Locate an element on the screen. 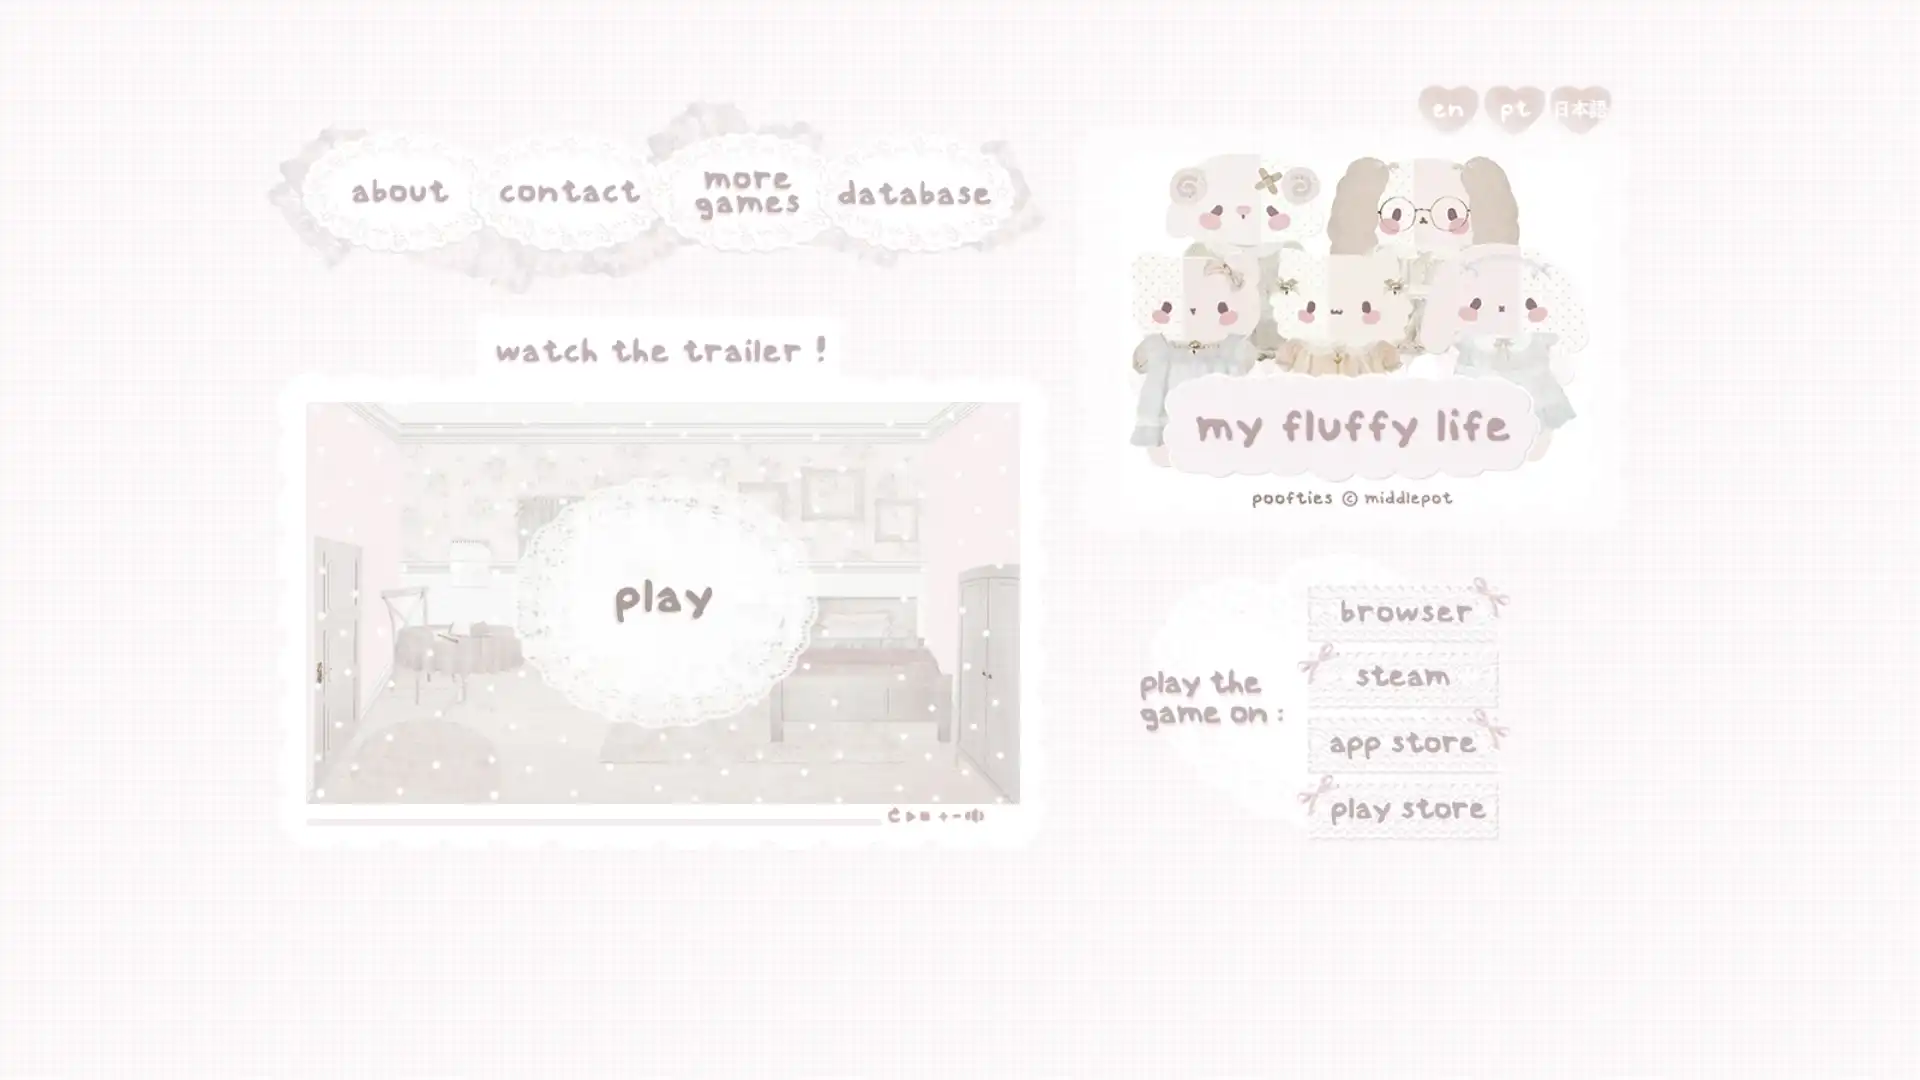  stop is located at coordinates (772, 677).